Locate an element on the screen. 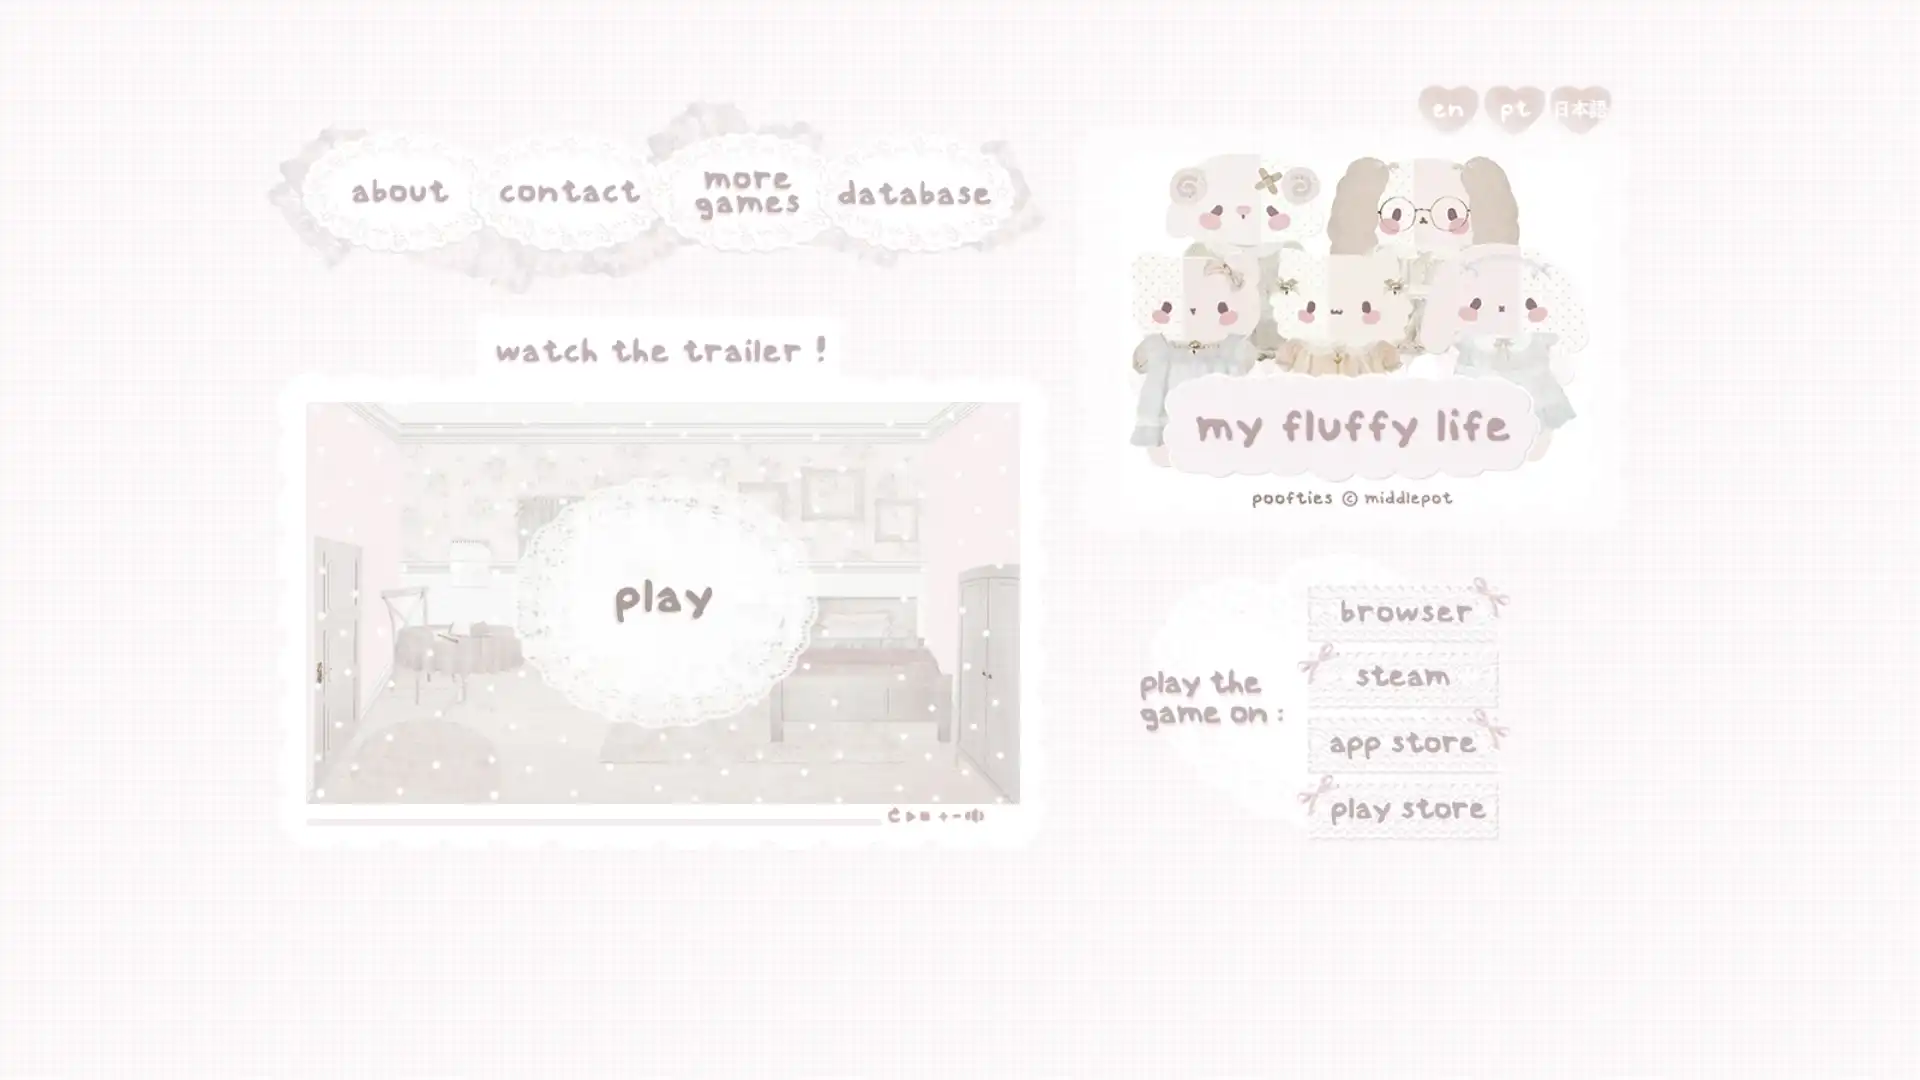  stop is located at coordinates (772, 677).